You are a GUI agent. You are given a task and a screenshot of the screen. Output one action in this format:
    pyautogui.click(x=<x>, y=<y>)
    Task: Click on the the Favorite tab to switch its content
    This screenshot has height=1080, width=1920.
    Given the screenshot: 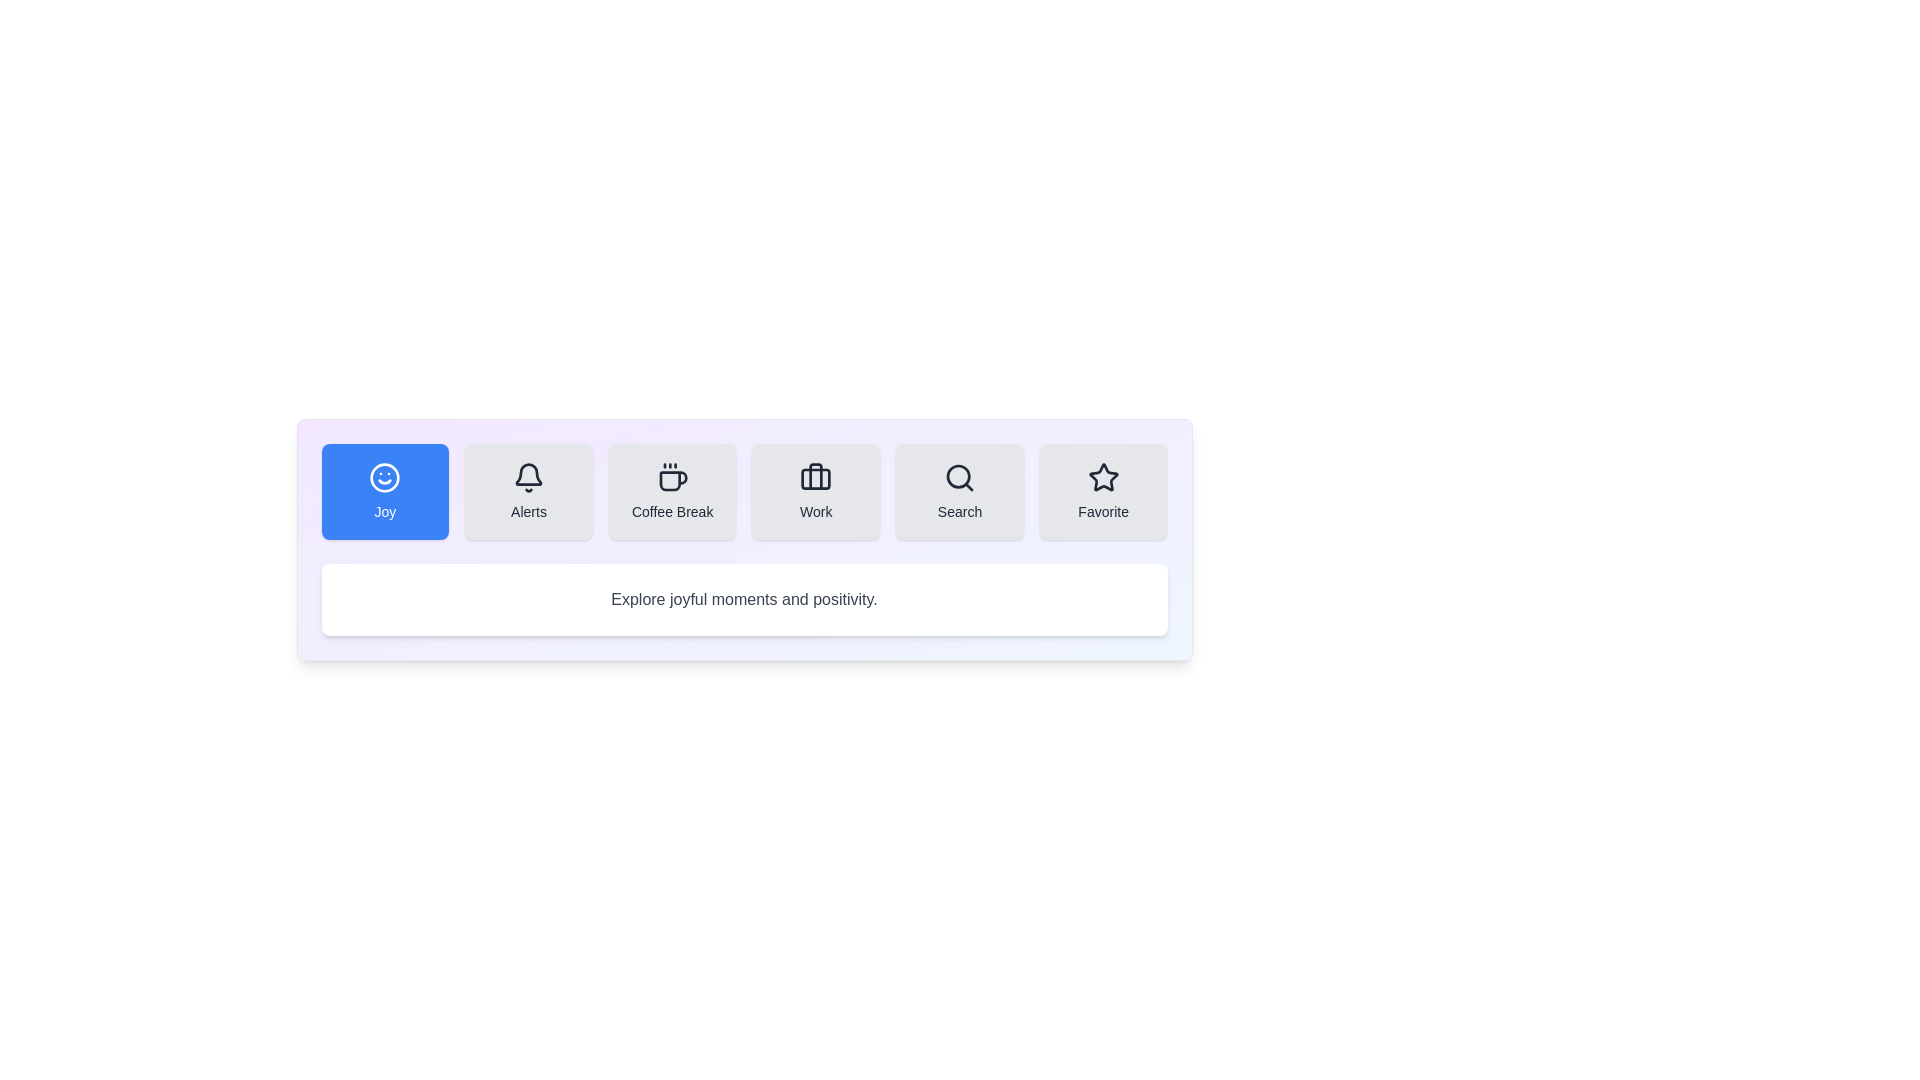 What is the action you would take?
    pyautogui.click(x=1102, y=492)
    